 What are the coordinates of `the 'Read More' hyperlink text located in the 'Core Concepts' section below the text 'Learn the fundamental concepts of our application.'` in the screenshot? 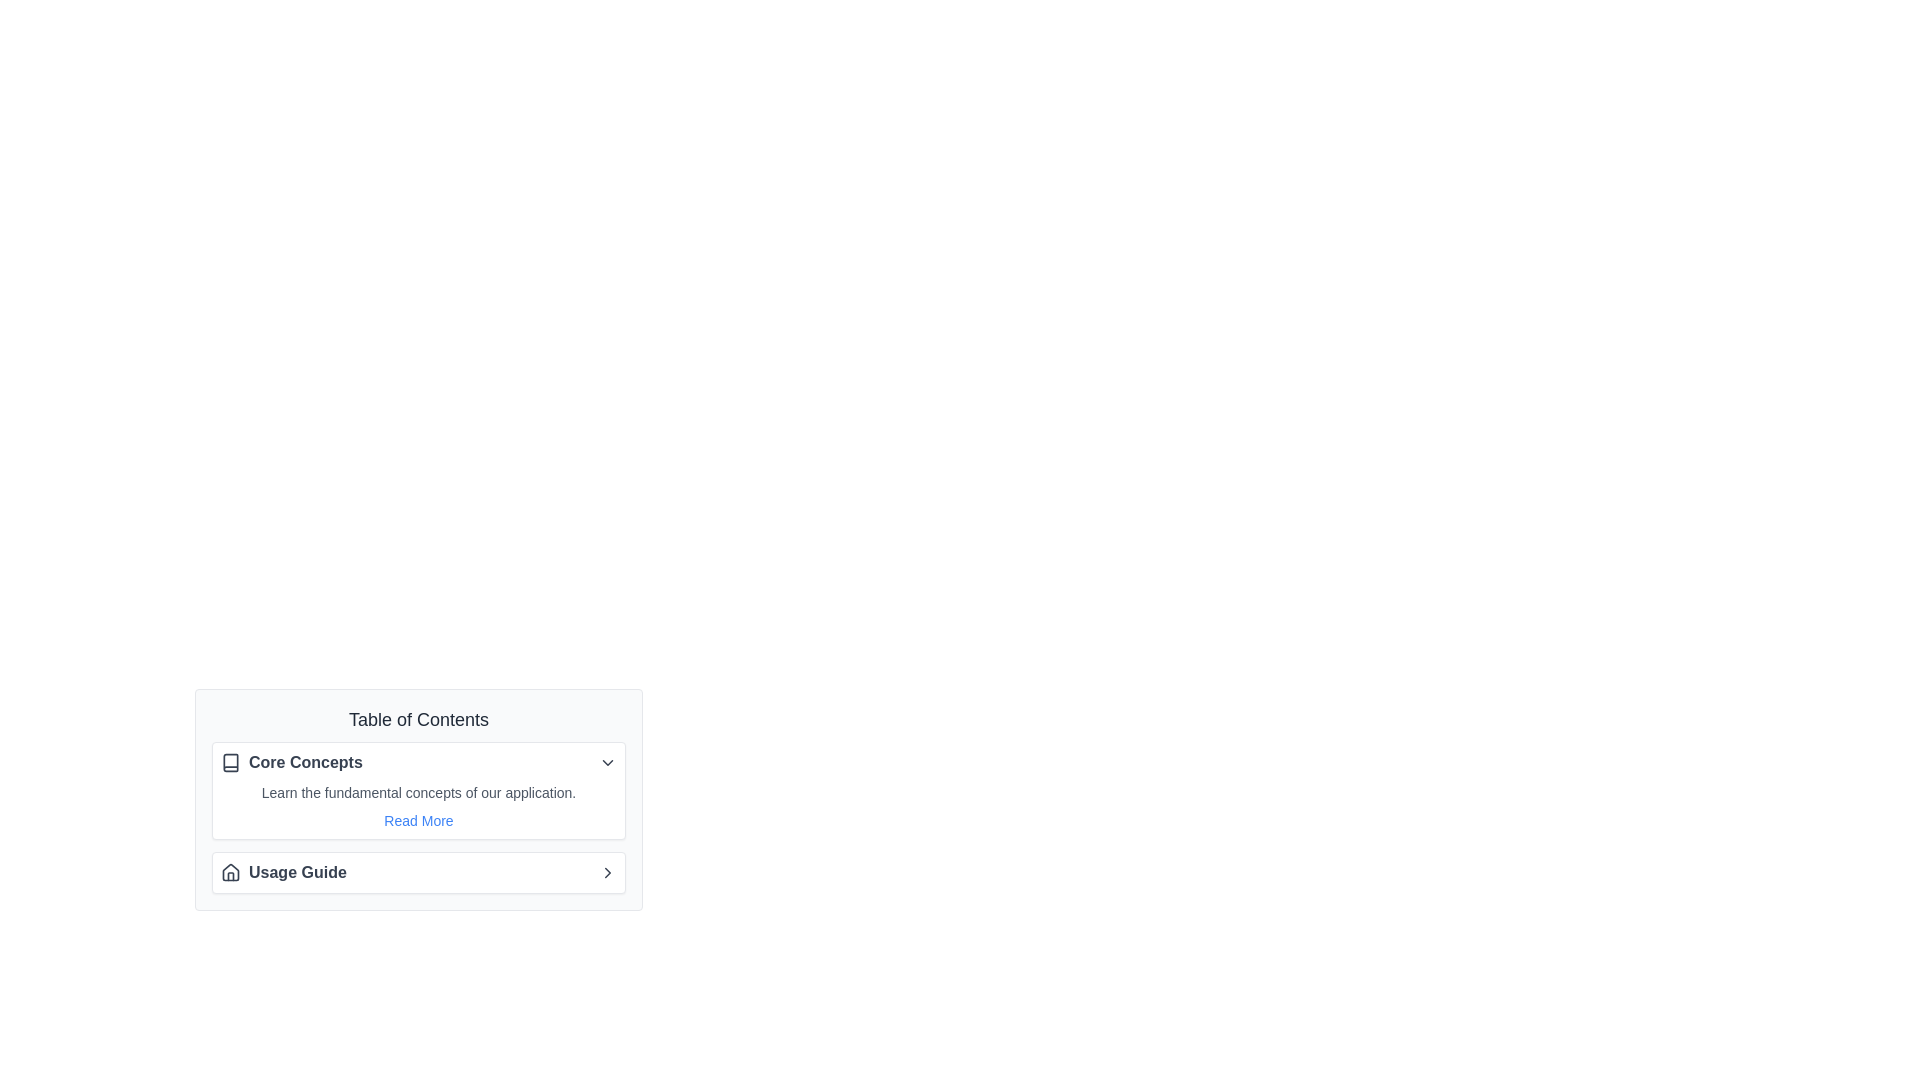 It's located at (417, 821).